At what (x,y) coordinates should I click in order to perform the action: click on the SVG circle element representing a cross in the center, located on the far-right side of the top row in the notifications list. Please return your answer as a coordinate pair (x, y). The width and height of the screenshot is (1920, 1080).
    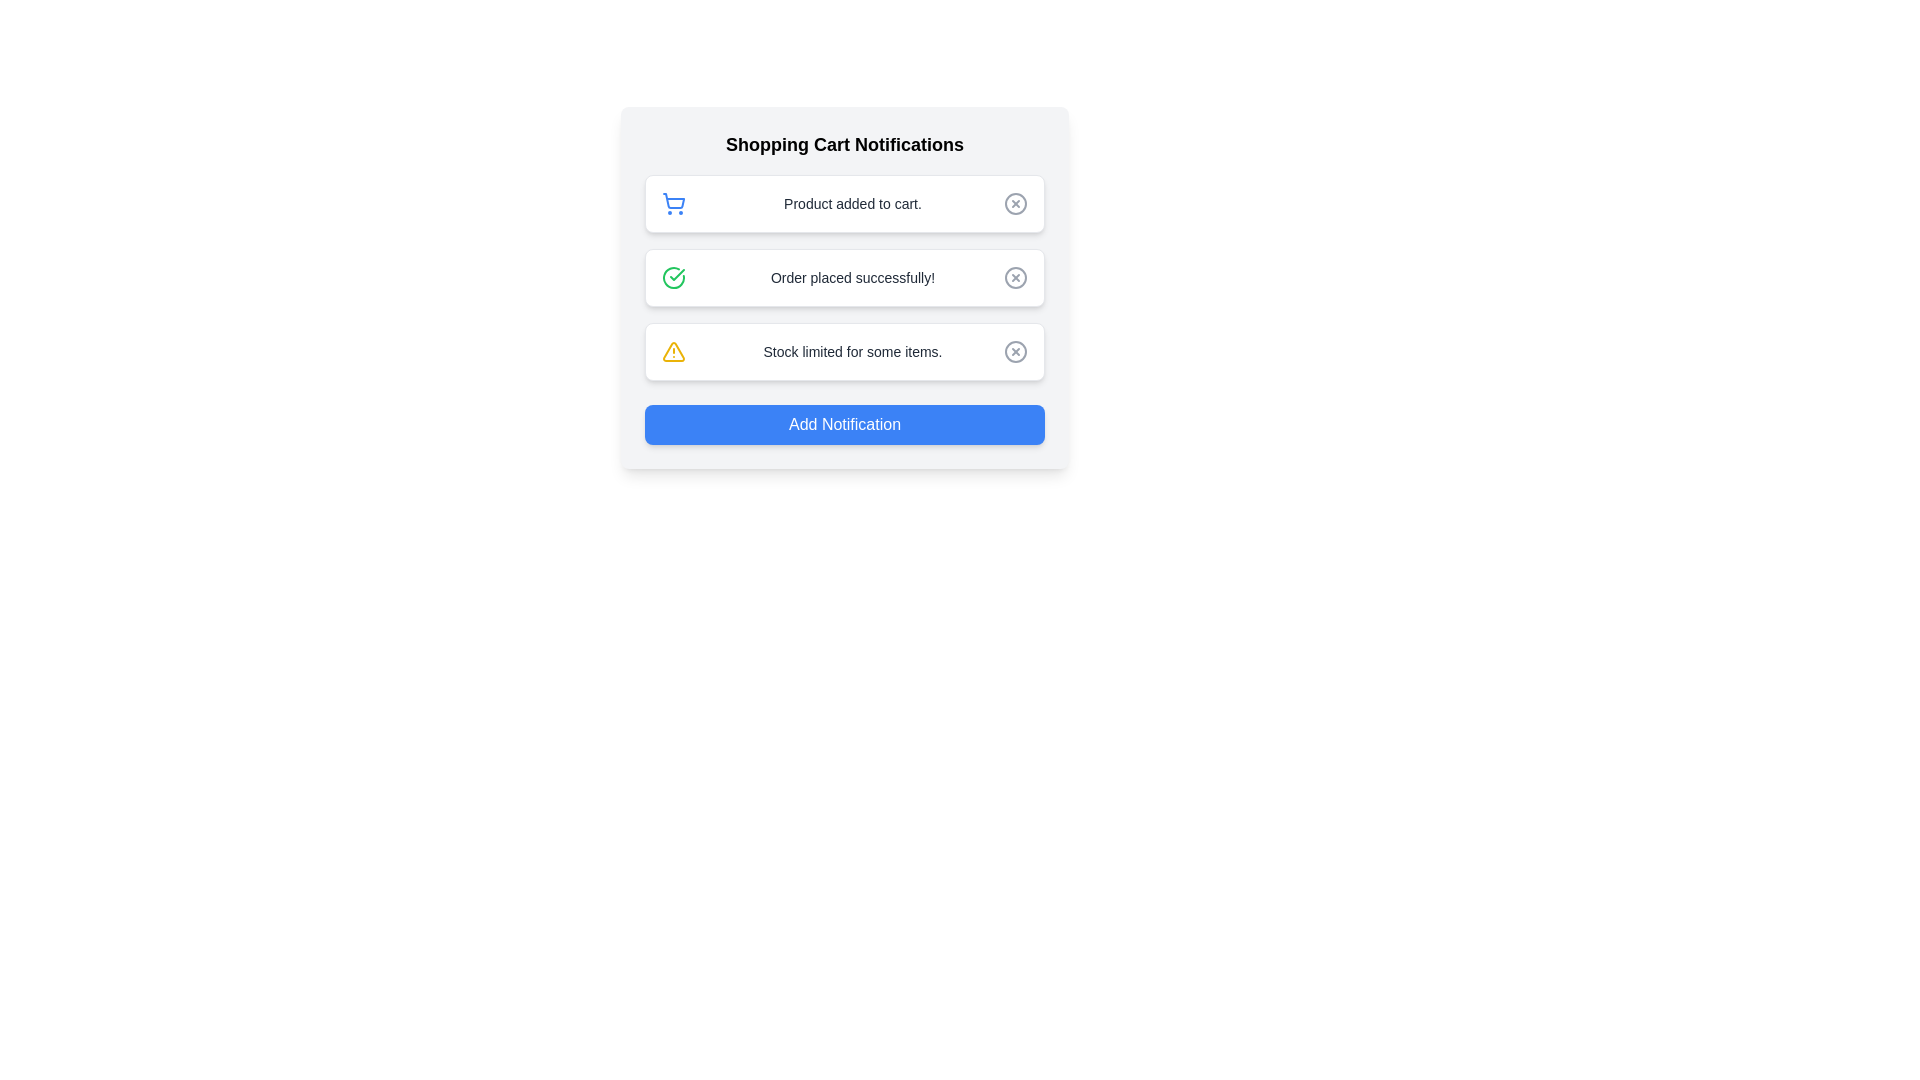
    Looking at the image, I should click on (1016, 204).